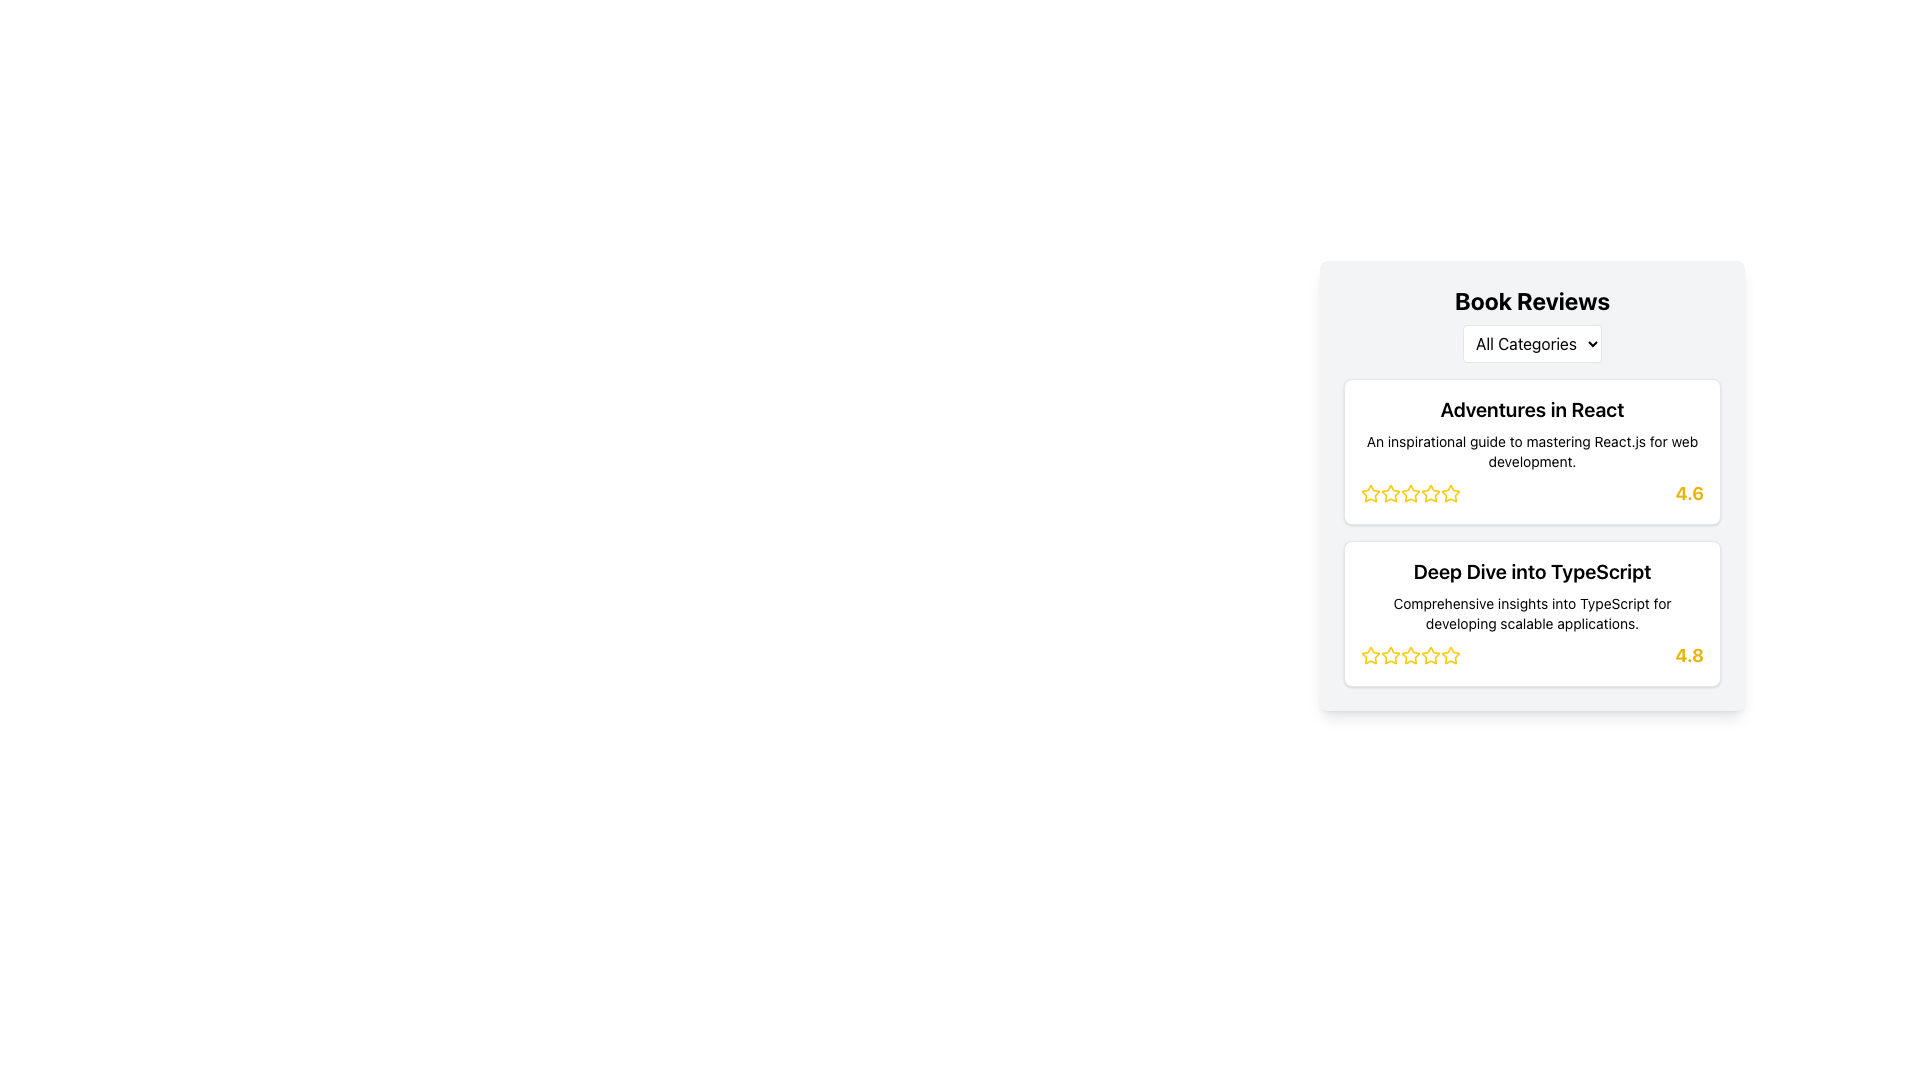  I want to click on the header text 'Adventures in React' located in the first book information card under the 'Book Reviews' section, so click(1531, 408).